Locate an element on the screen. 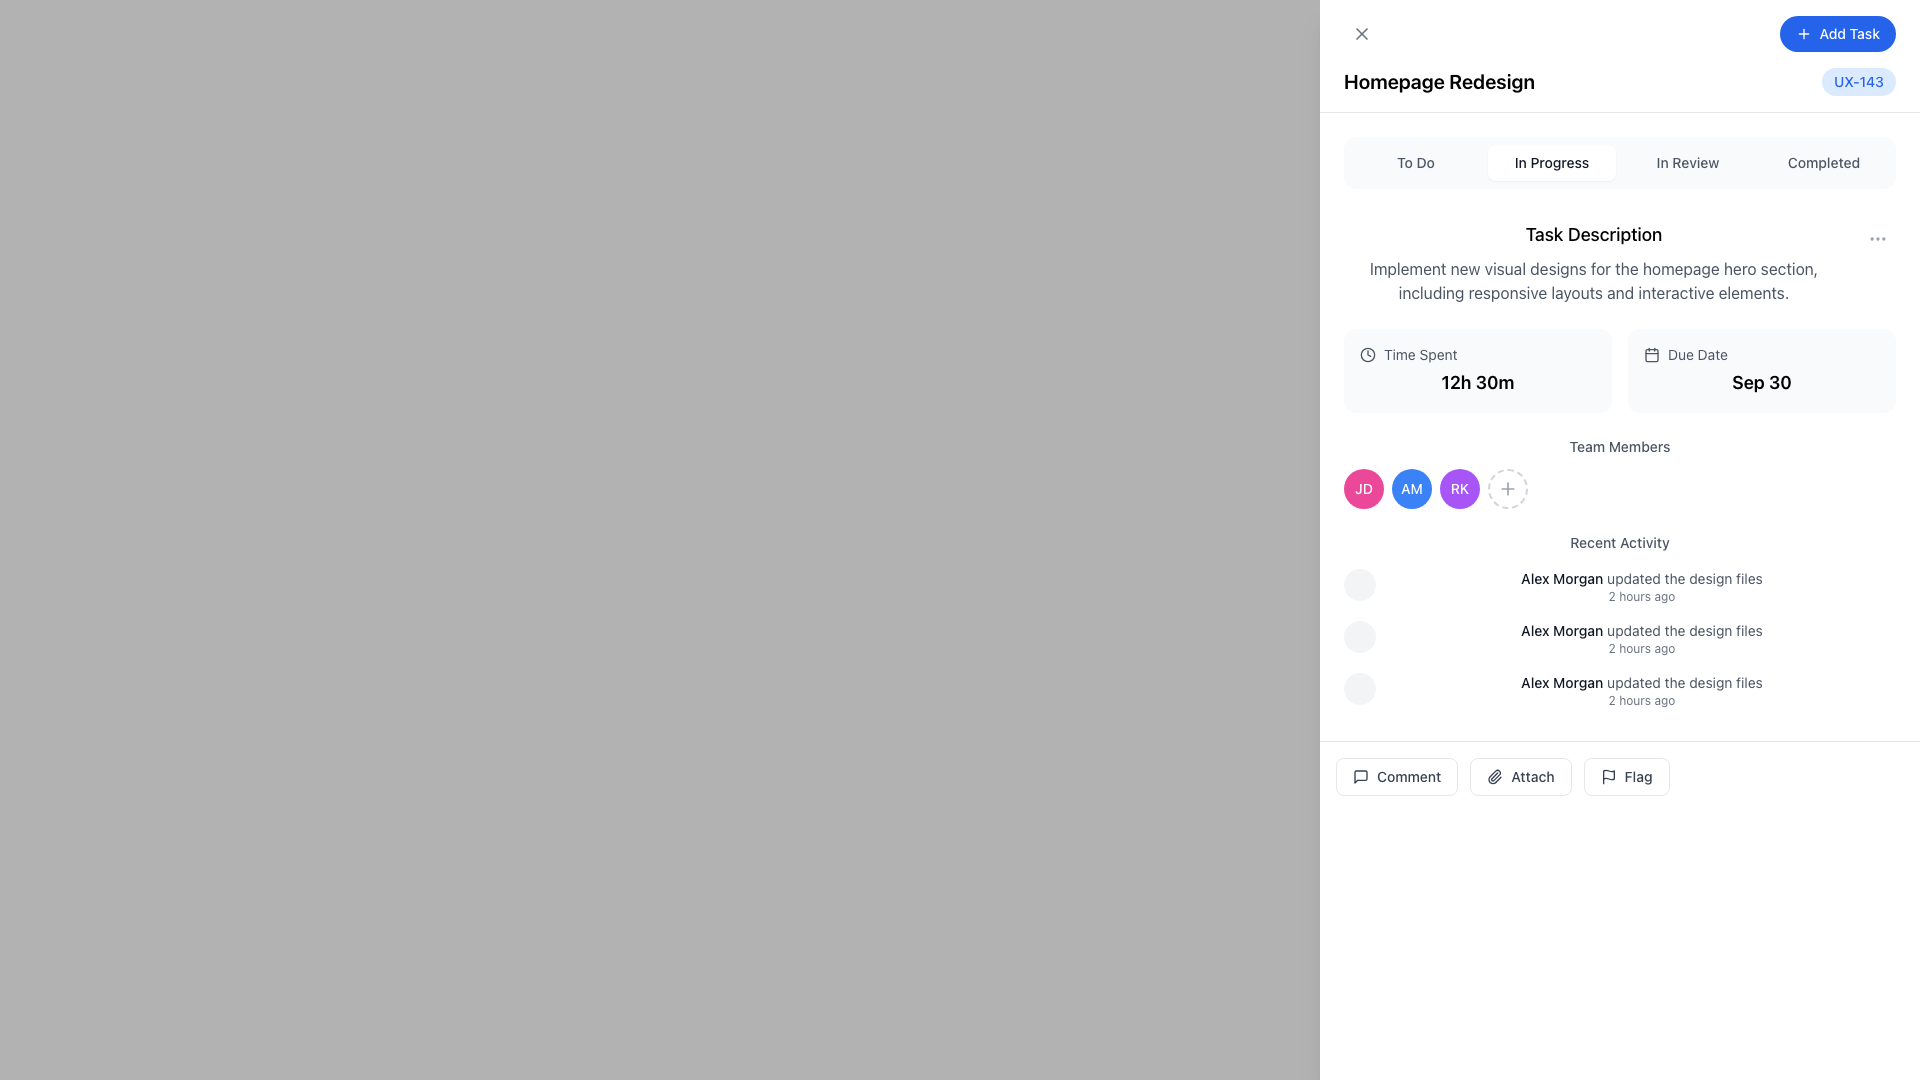 This screenshot has height=1080, width=1920. the small flag-shaped icon within the 'Flag' button at the bottom-right corner of the interface is located at coordinates (1608, 775).